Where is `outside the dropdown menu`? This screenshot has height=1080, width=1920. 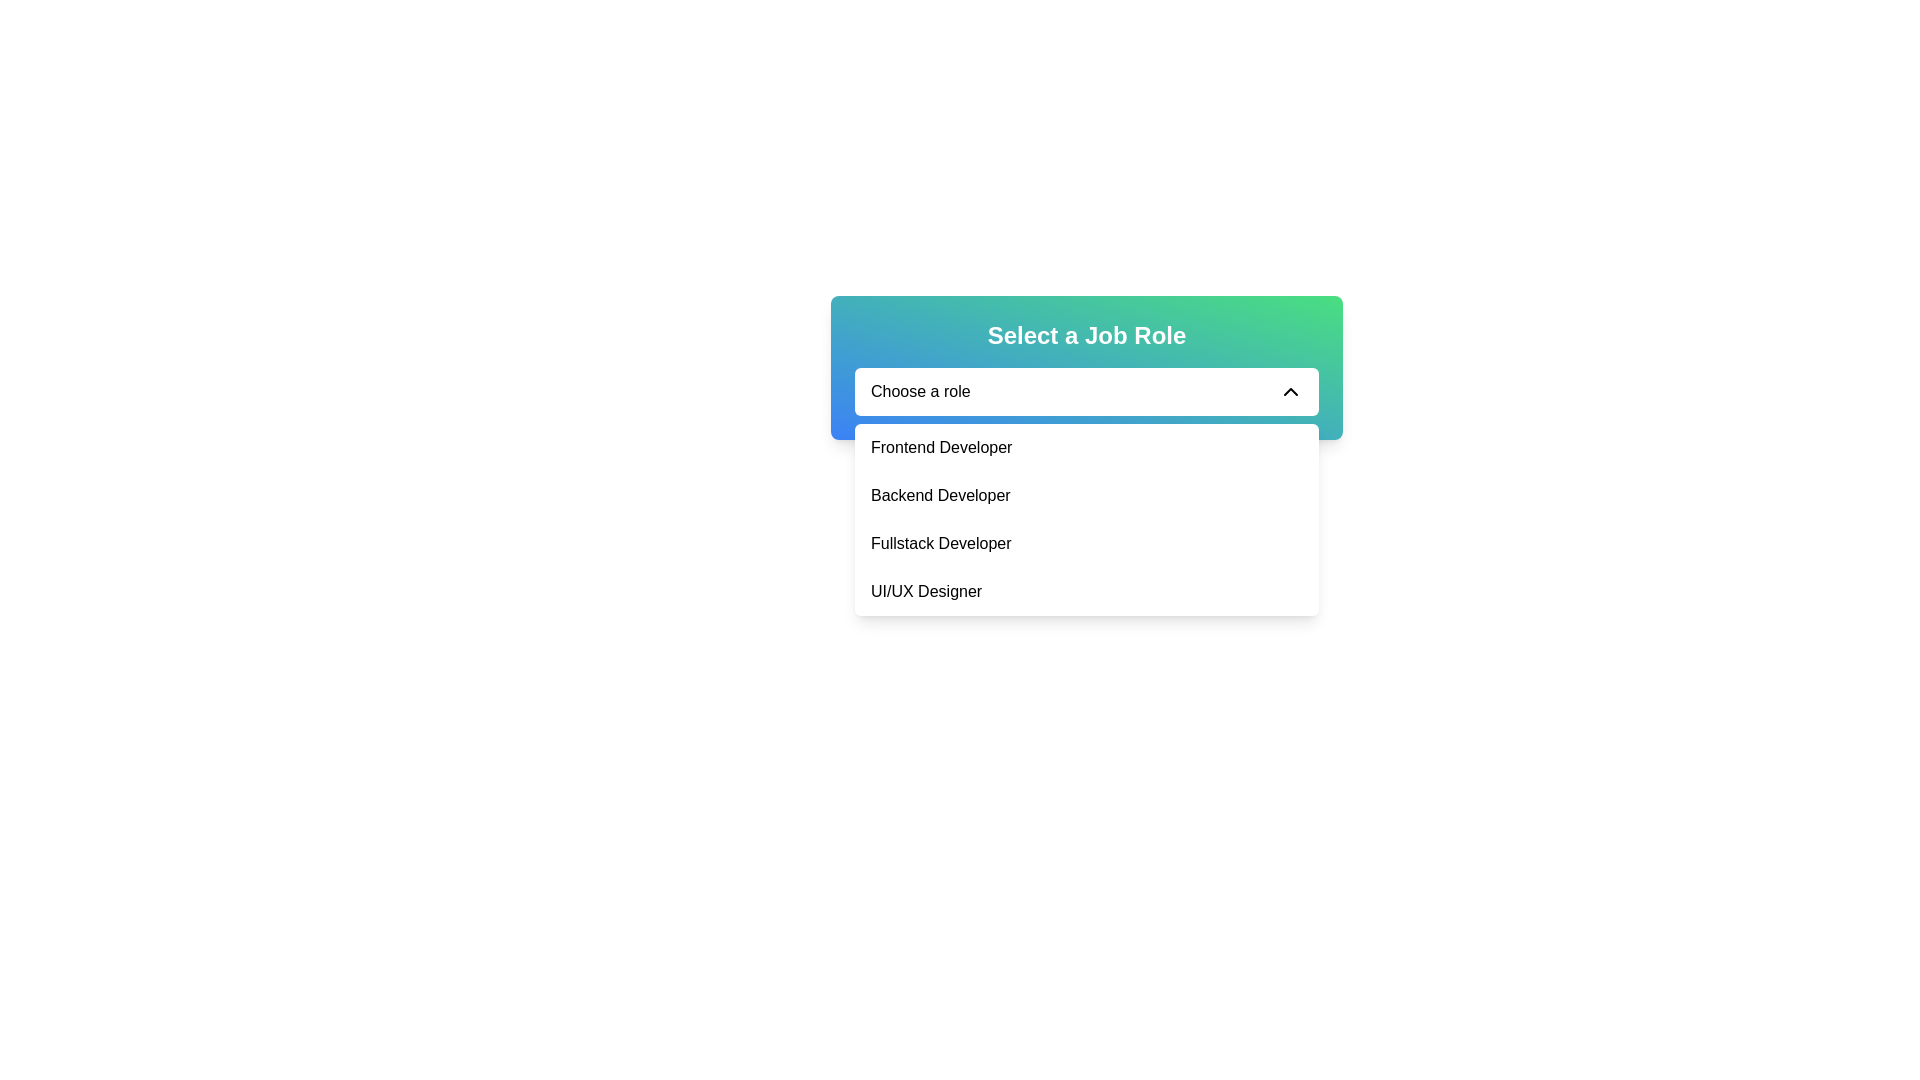
outside the dropdown menu is located at coordinates (1085, 392).